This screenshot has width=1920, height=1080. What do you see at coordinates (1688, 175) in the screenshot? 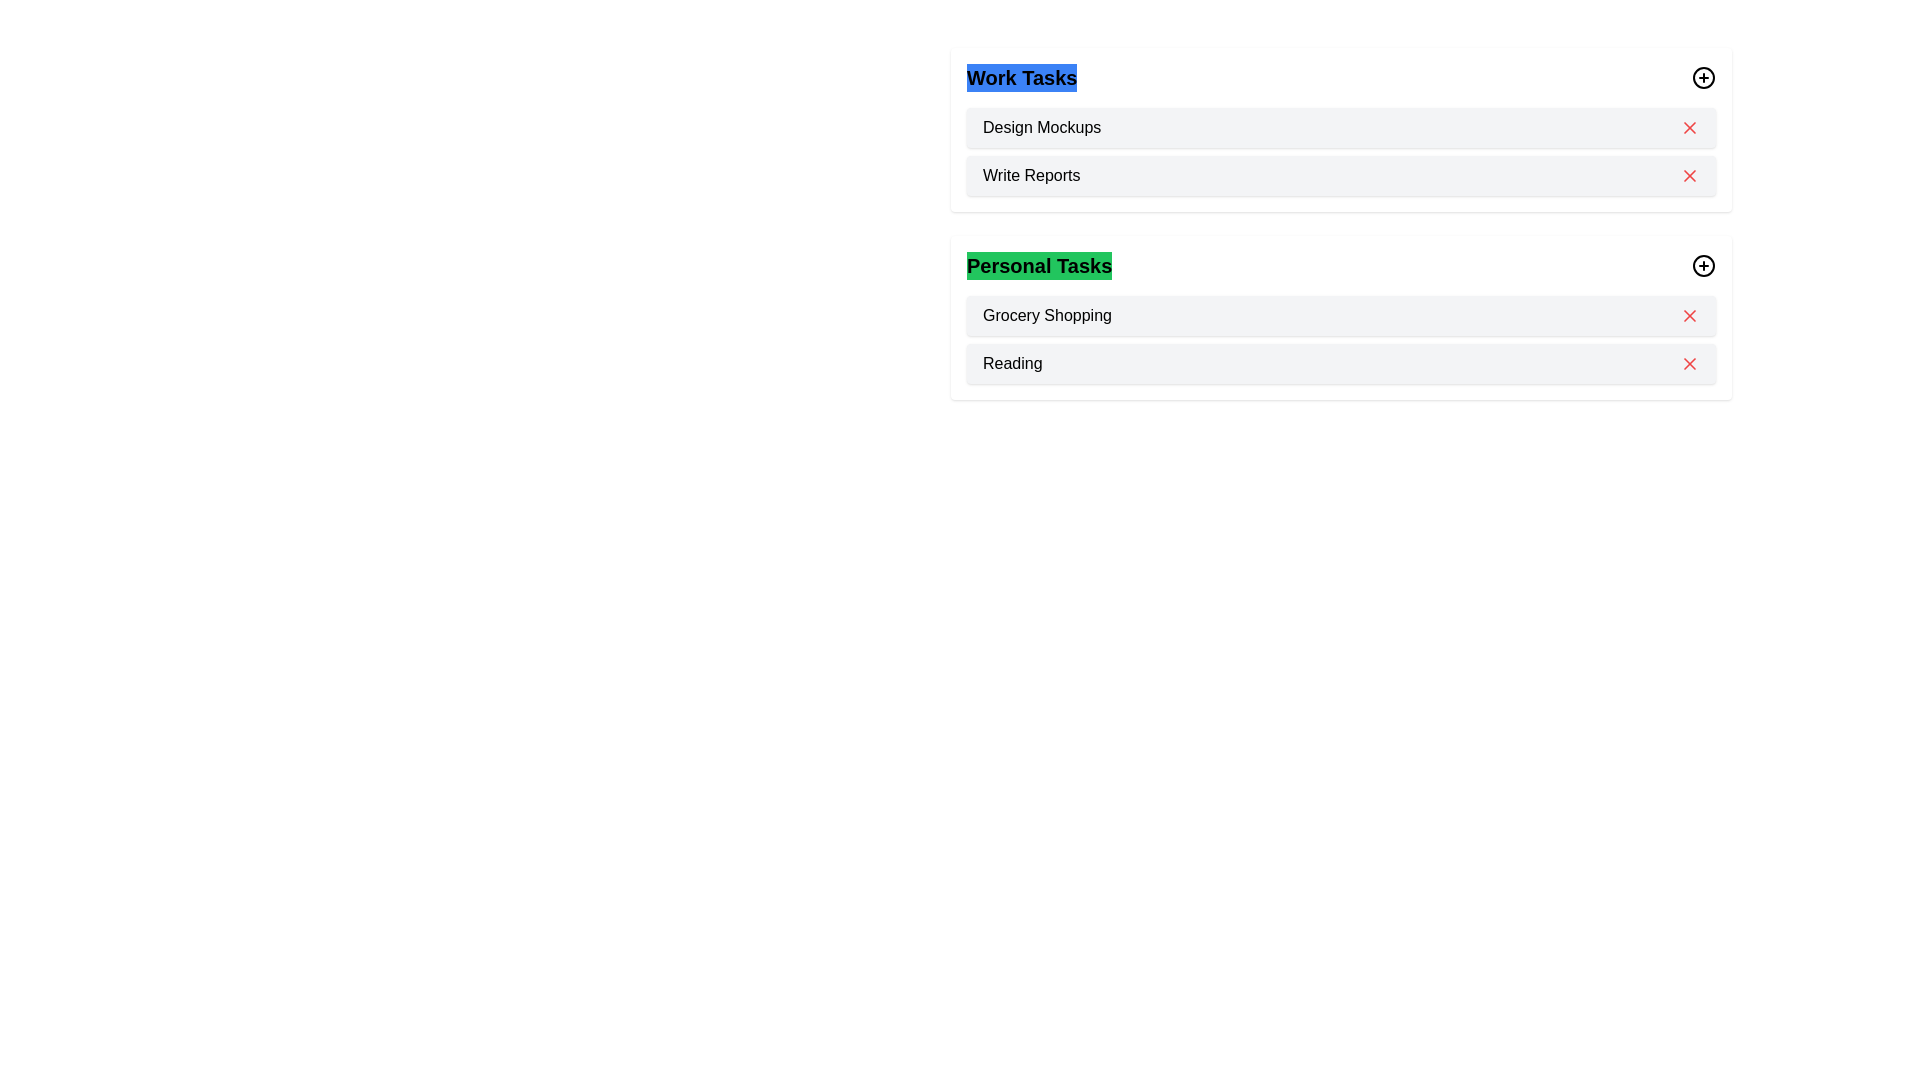
I see `the task Write Reports from the category Work by clicking the 'X' icon next to the task` at bounding box center [1688, 175].